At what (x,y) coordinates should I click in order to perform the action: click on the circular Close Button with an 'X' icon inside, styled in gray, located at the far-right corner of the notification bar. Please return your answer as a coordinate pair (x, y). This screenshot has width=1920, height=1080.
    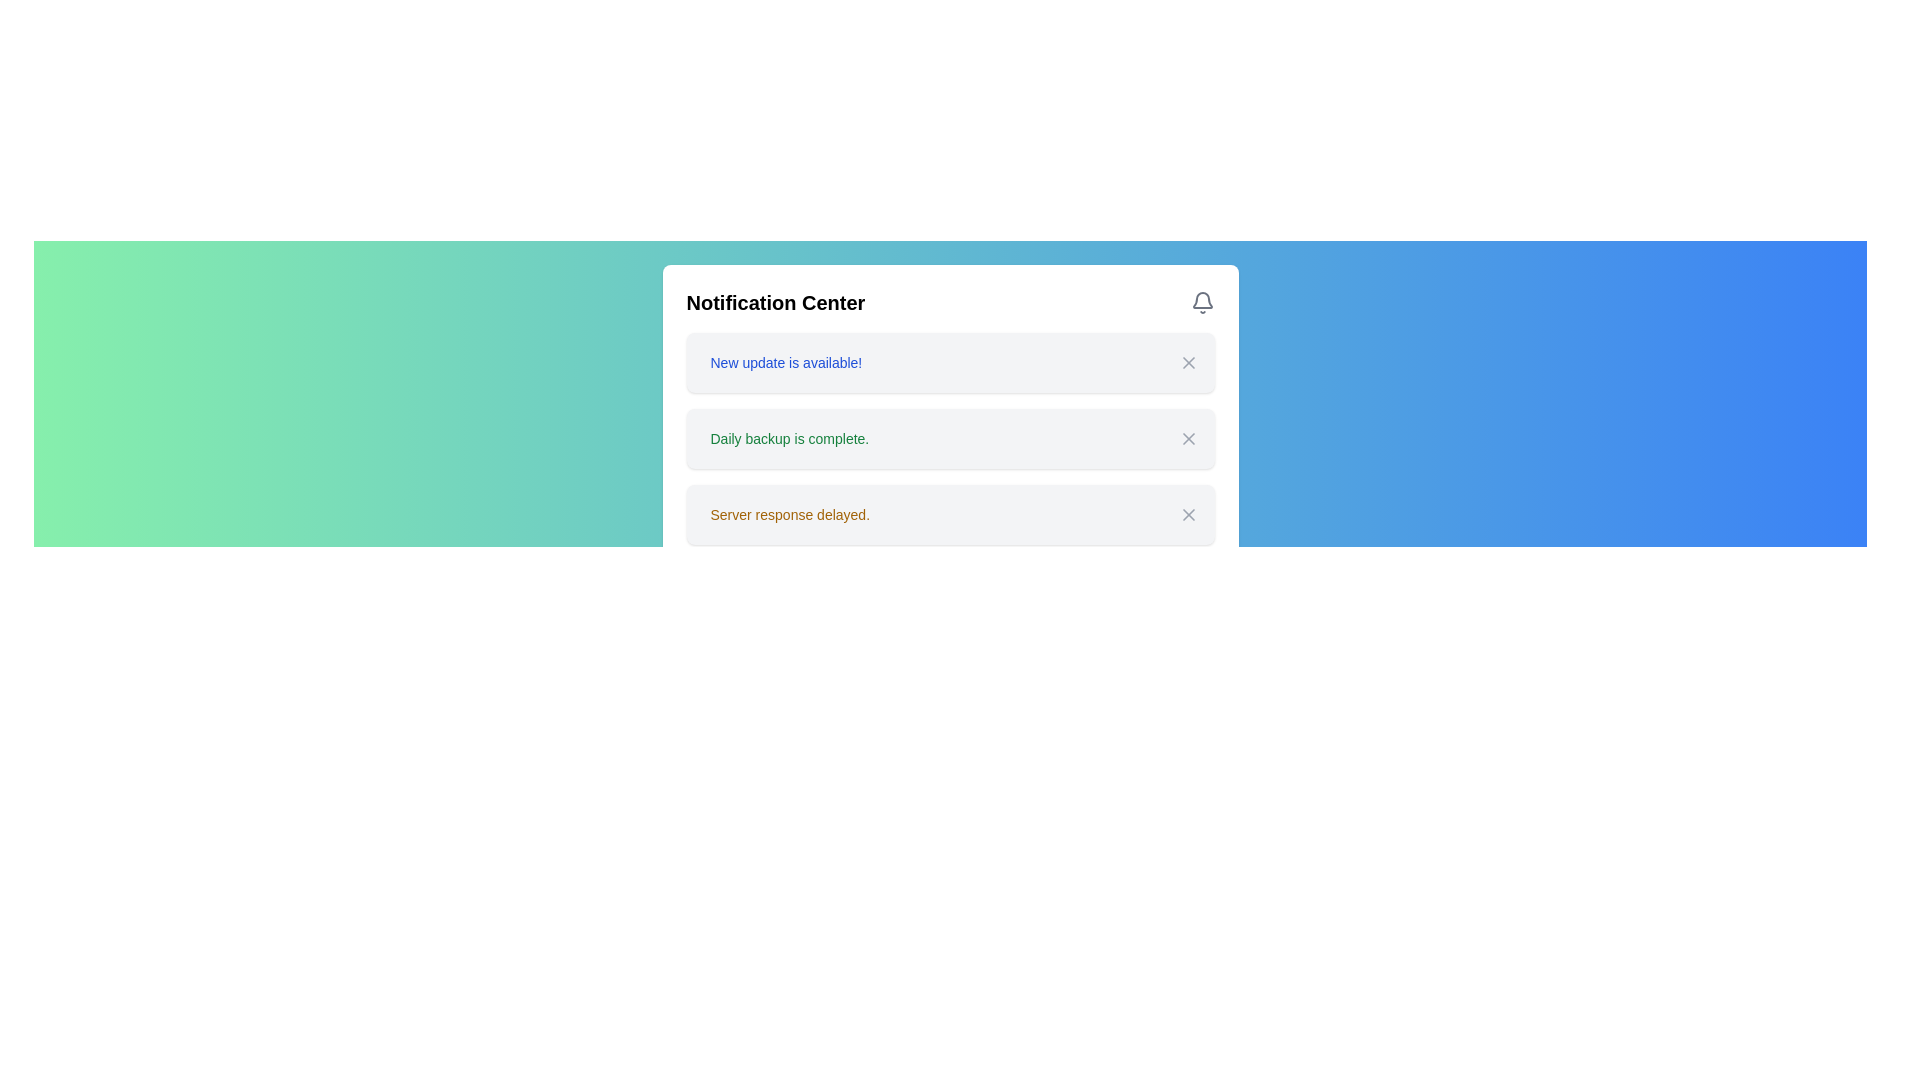
    Looking at the image, I should click on (1188, 514).